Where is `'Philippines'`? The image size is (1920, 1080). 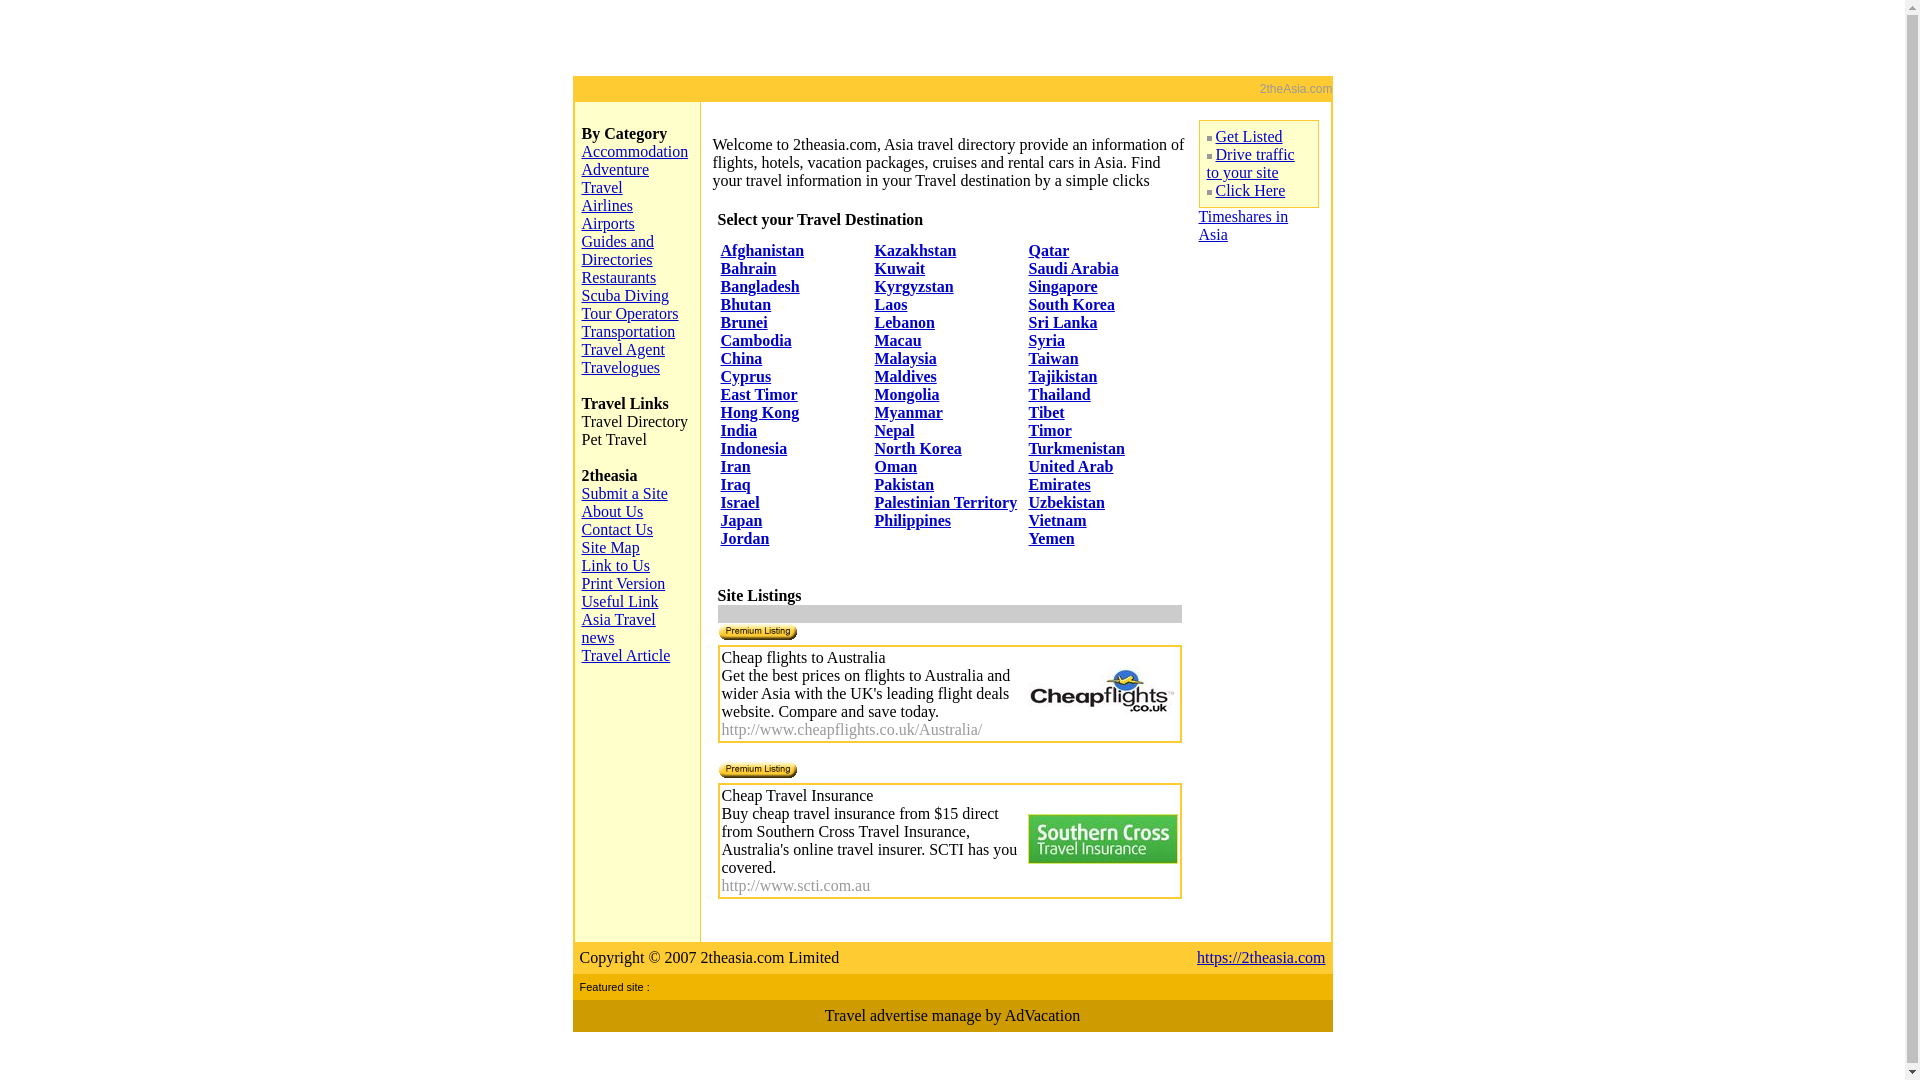 'Philippines' is located at coordinates (911, 519).